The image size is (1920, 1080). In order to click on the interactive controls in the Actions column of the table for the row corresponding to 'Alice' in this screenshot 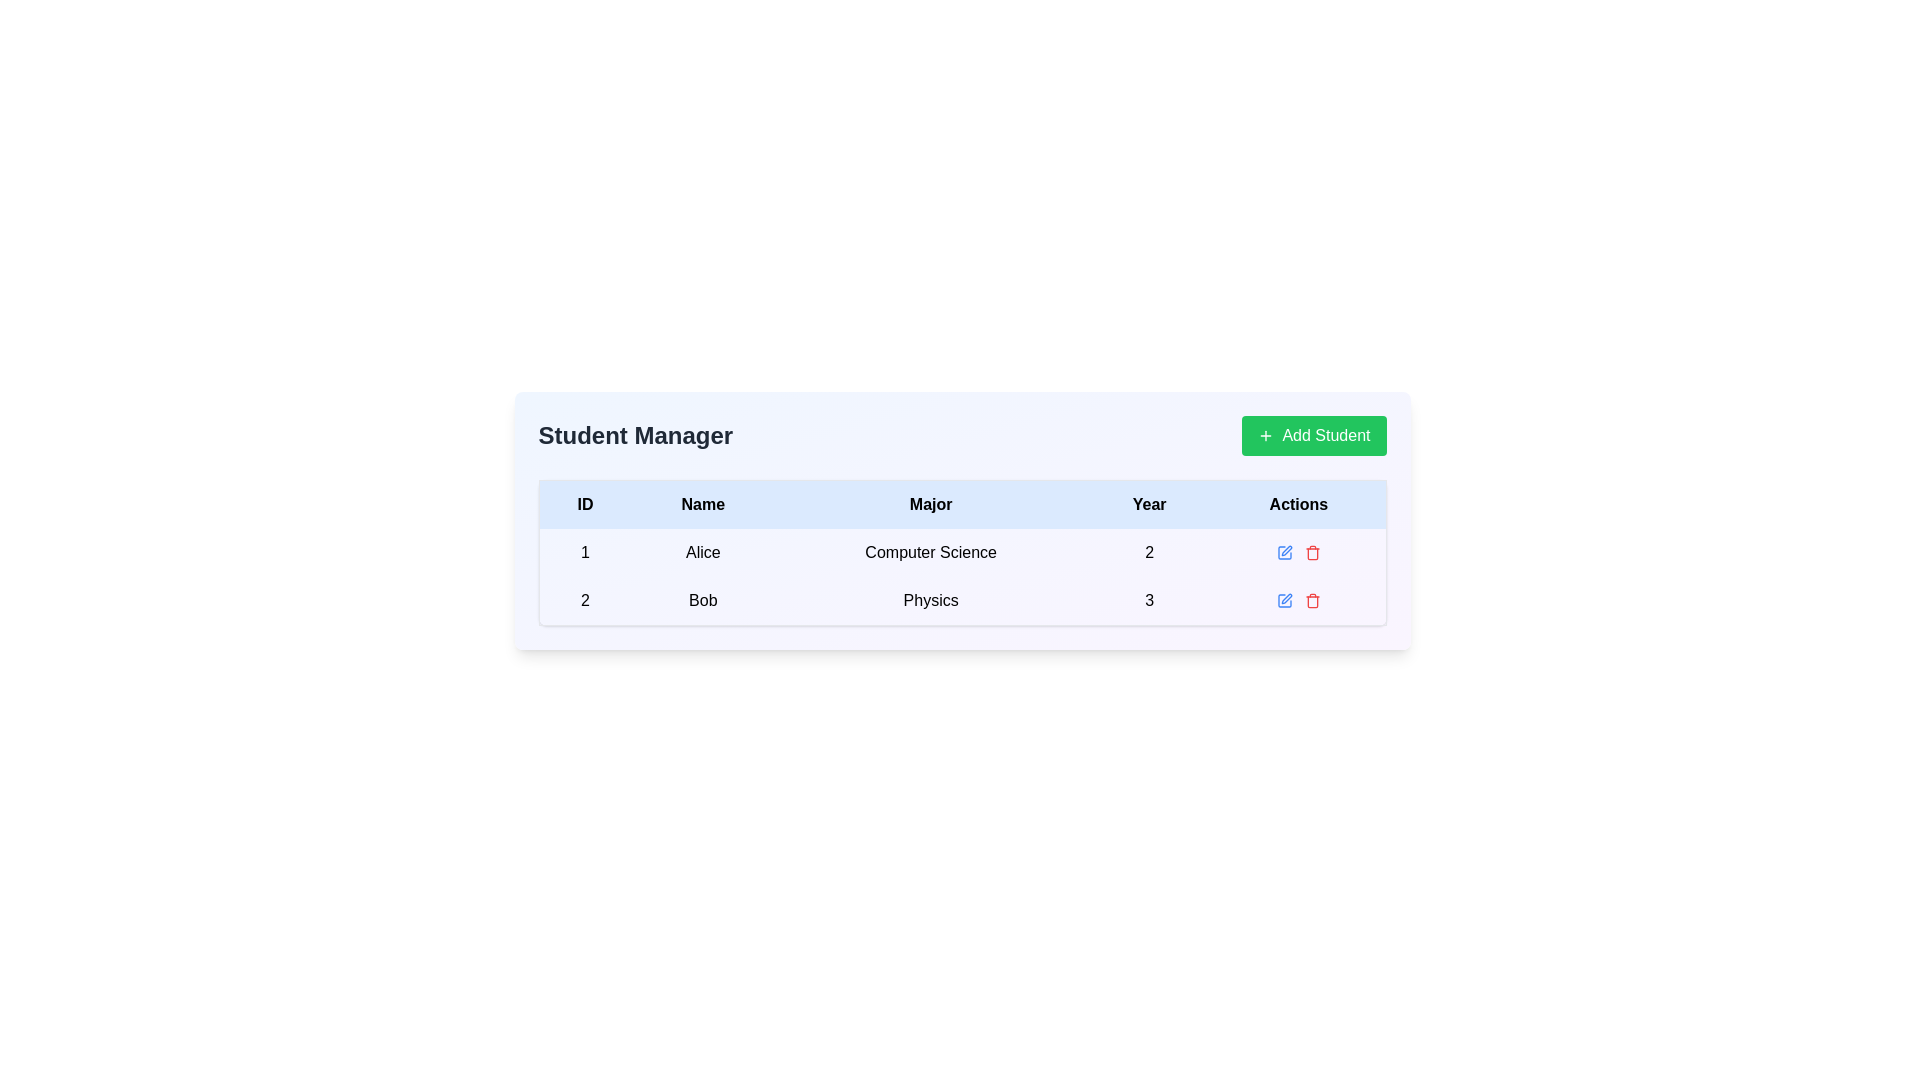, I will do `click(1299, 552)`.